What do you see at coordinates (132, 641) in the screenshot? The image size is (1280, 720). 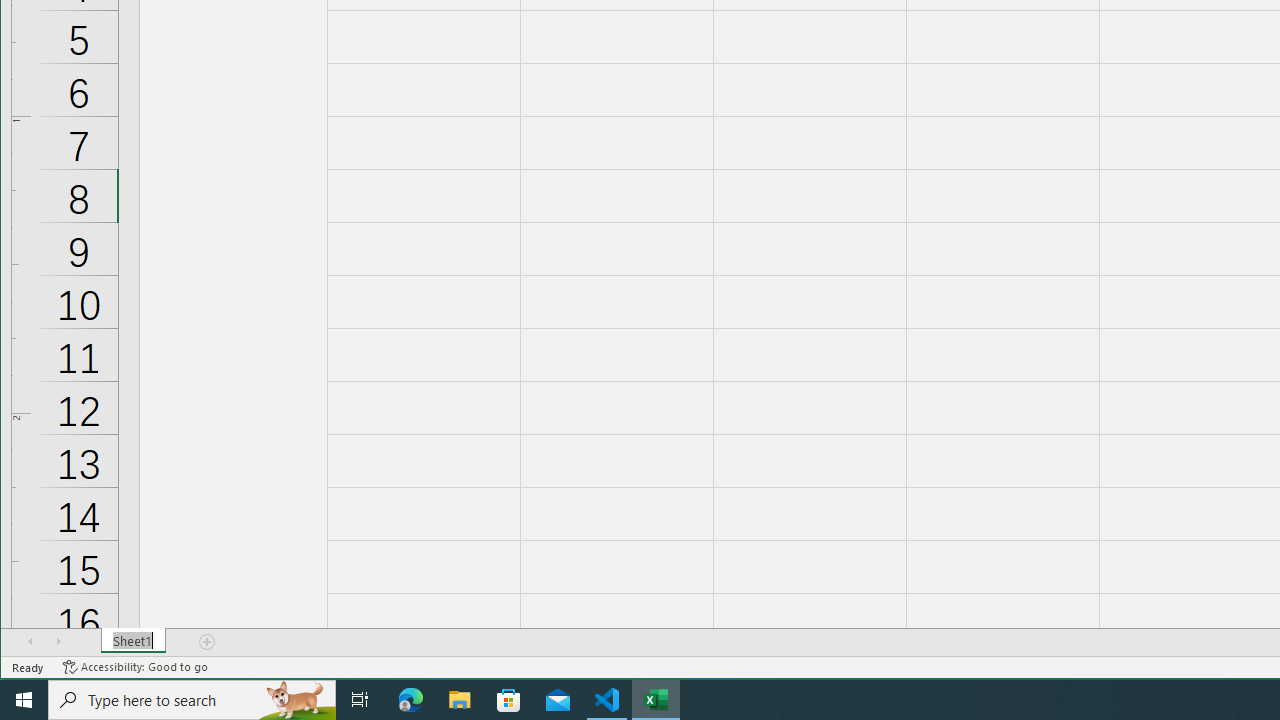 I see `'Sheet Tab'` at bounding box center [132, 641].